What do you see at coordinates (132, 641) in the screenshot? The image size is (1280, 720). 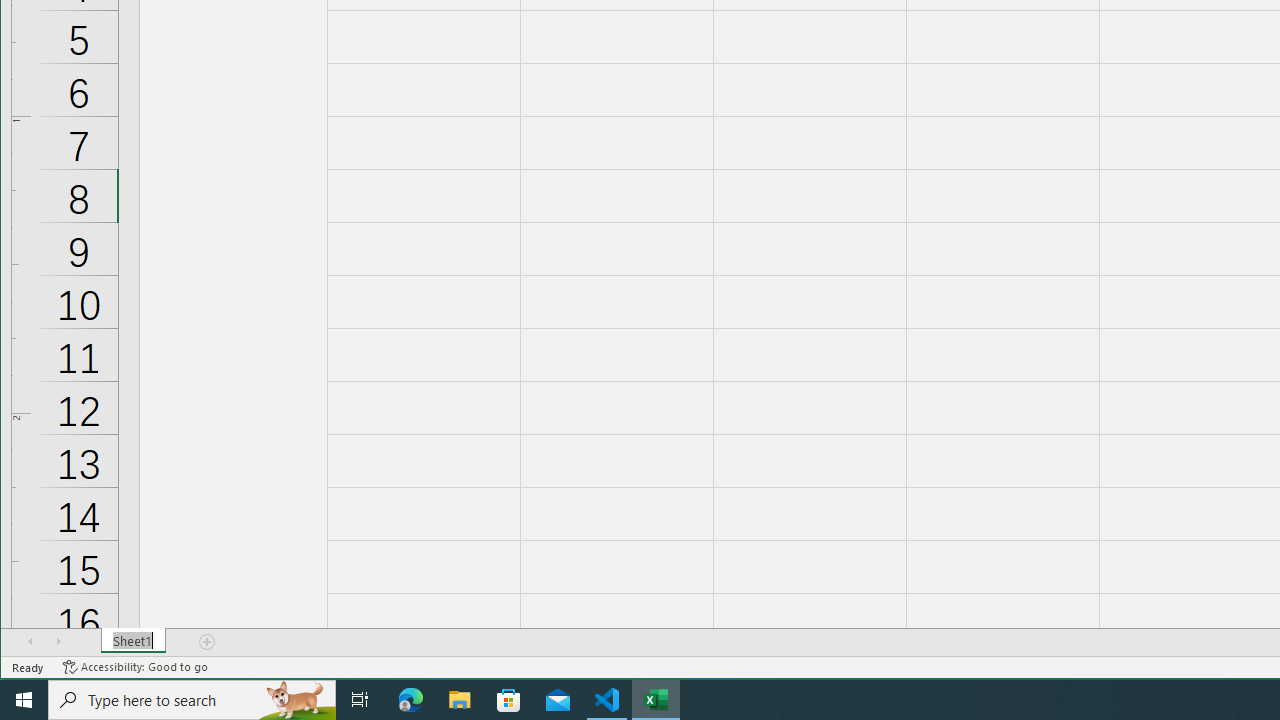 I see `'Sheet Tab'` at bounding box center [132, 641].